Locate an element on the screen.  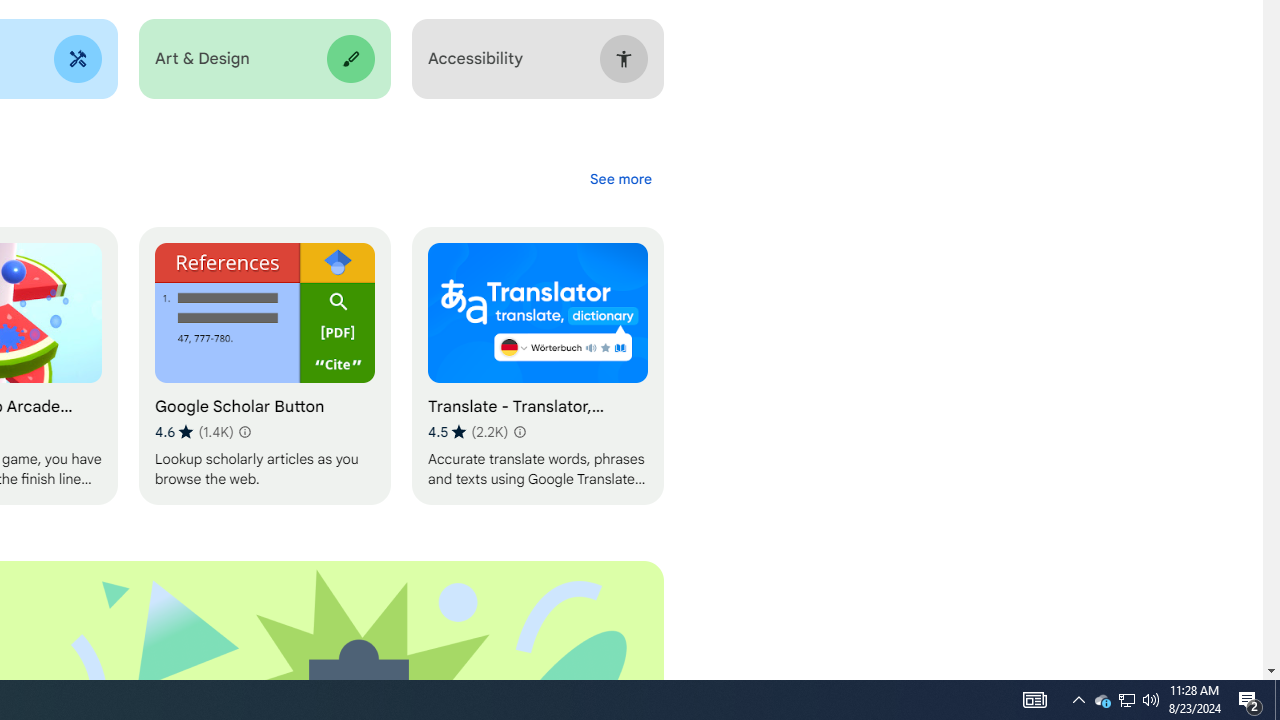
'Average rating 4.6 out of 5 stars. 1.4K ratings.' is located at coordinates (193, 431).